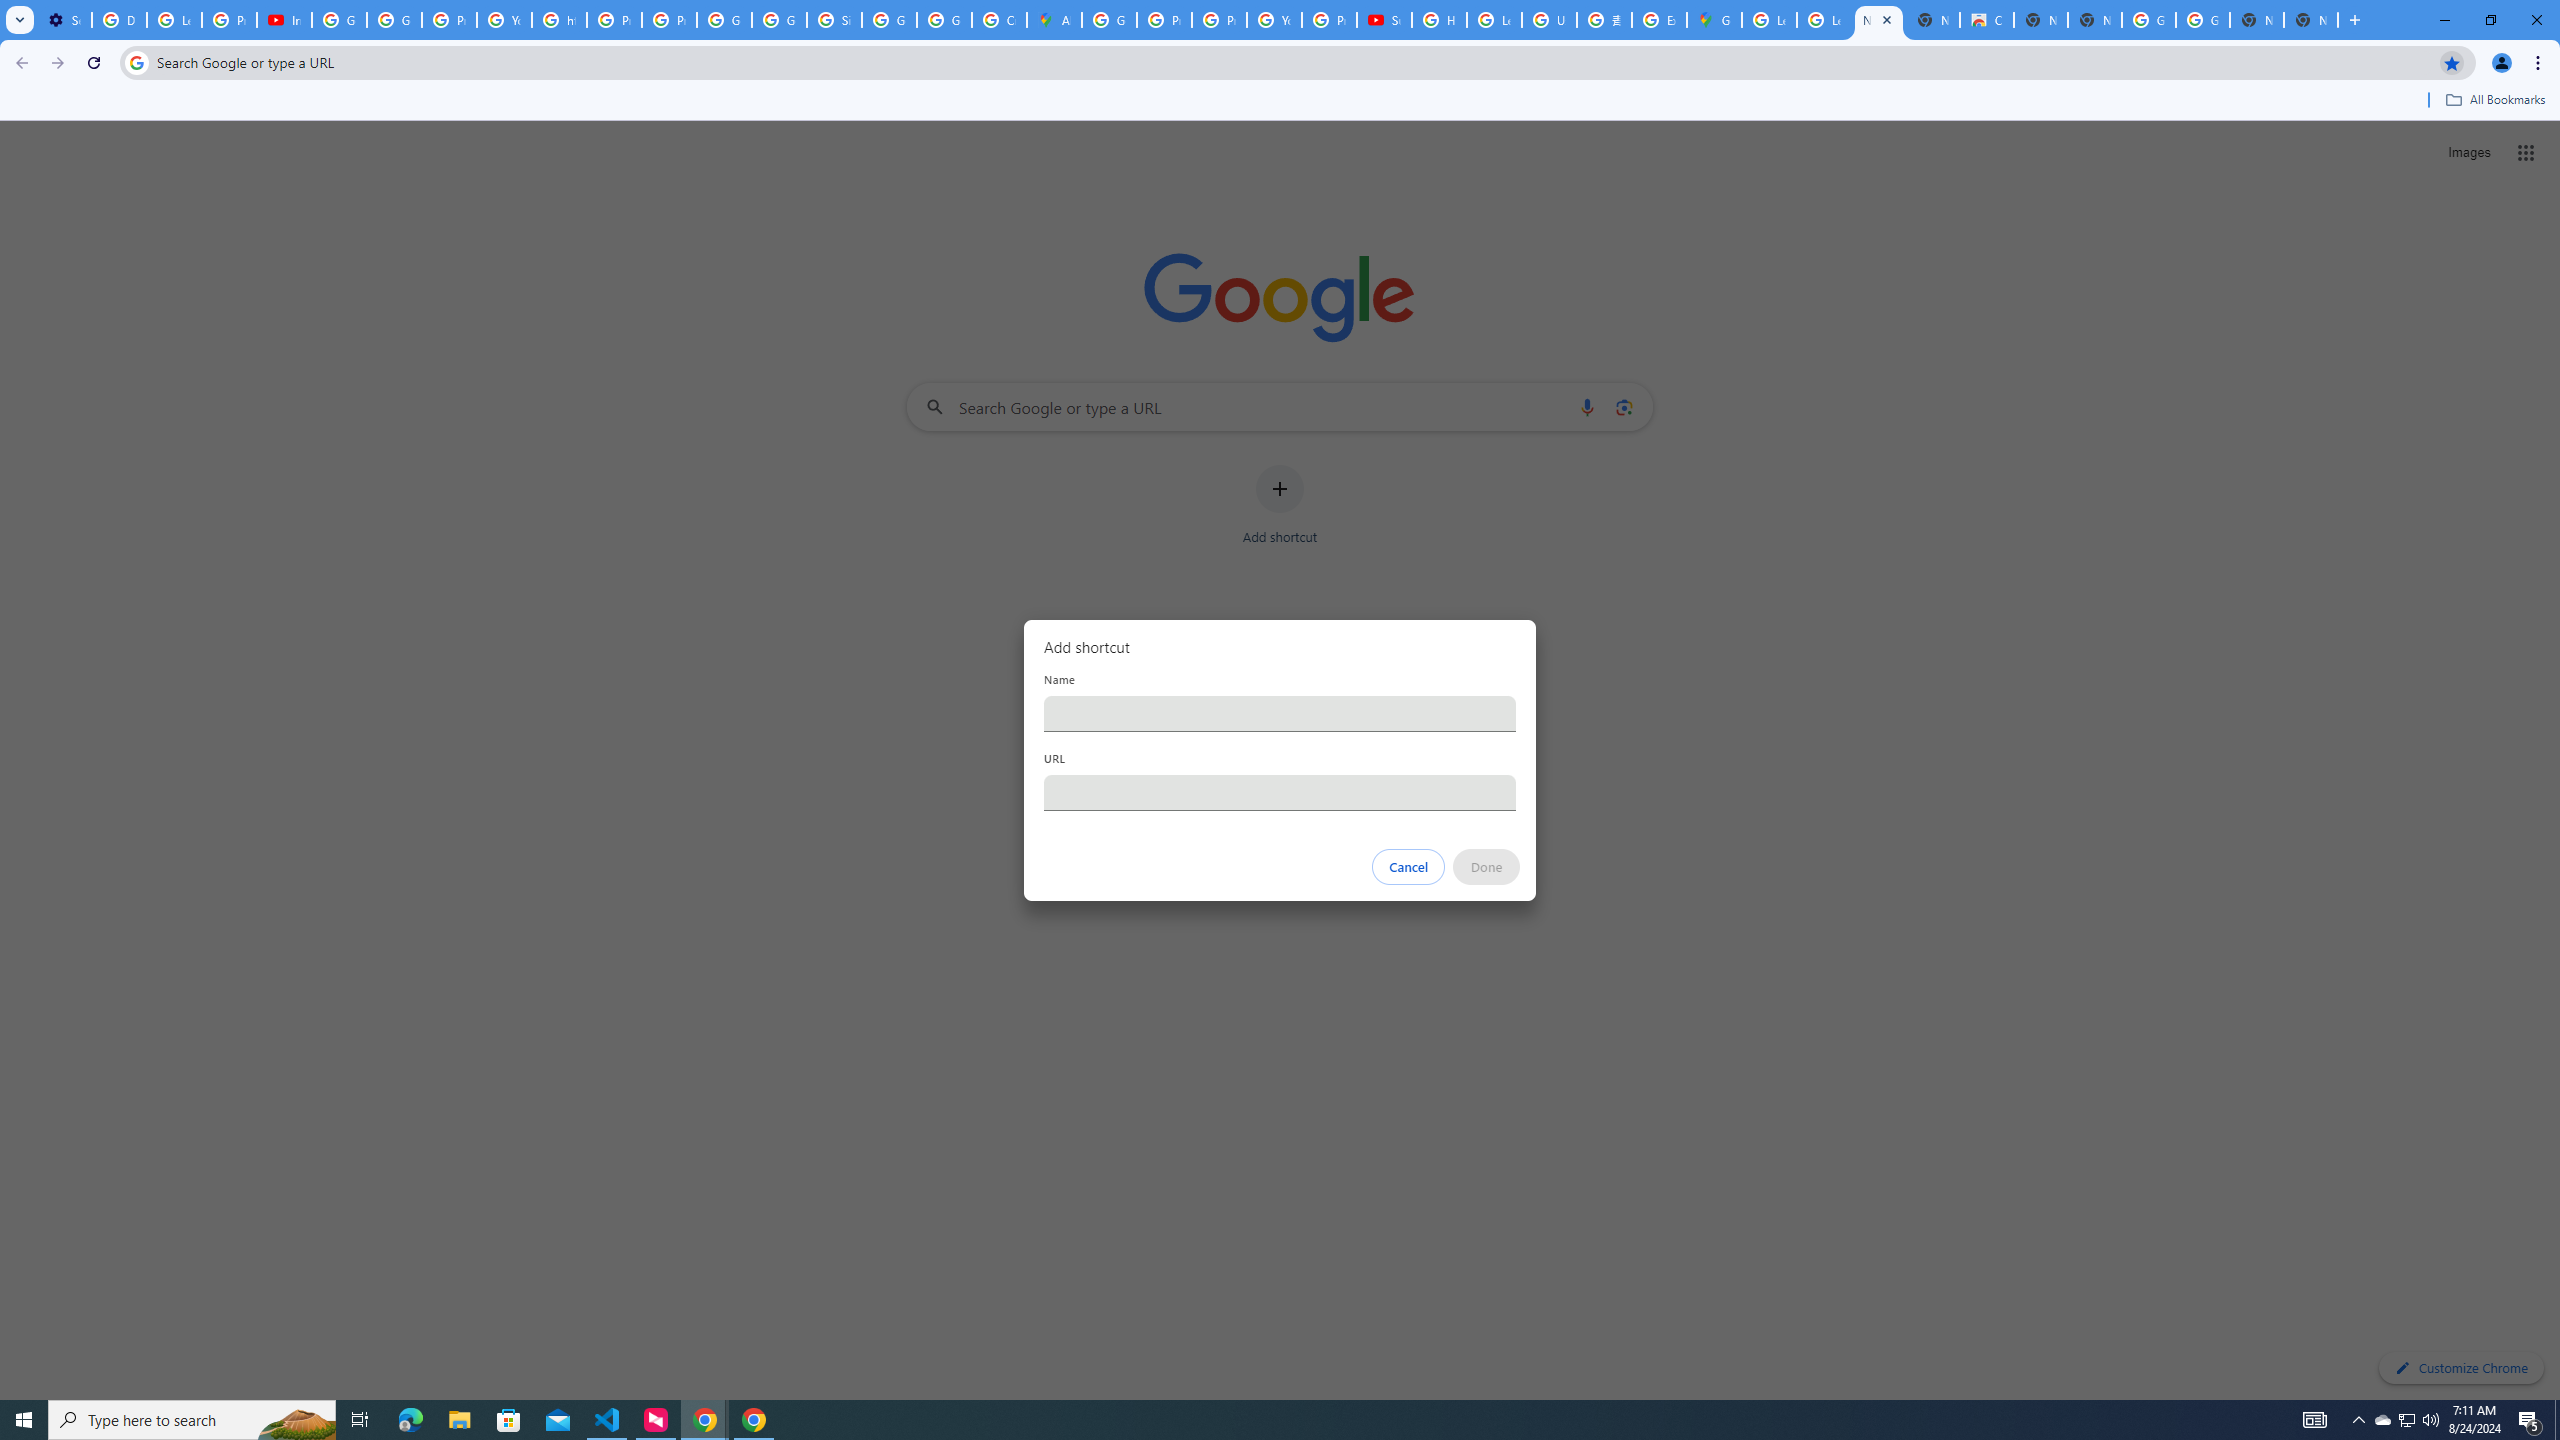 The image size is (2560, 1440). What do you see at coordinates (1985, 19) in the screenshot?
I see `'Chrome Web Store'` at bounding box center [1985, 19].